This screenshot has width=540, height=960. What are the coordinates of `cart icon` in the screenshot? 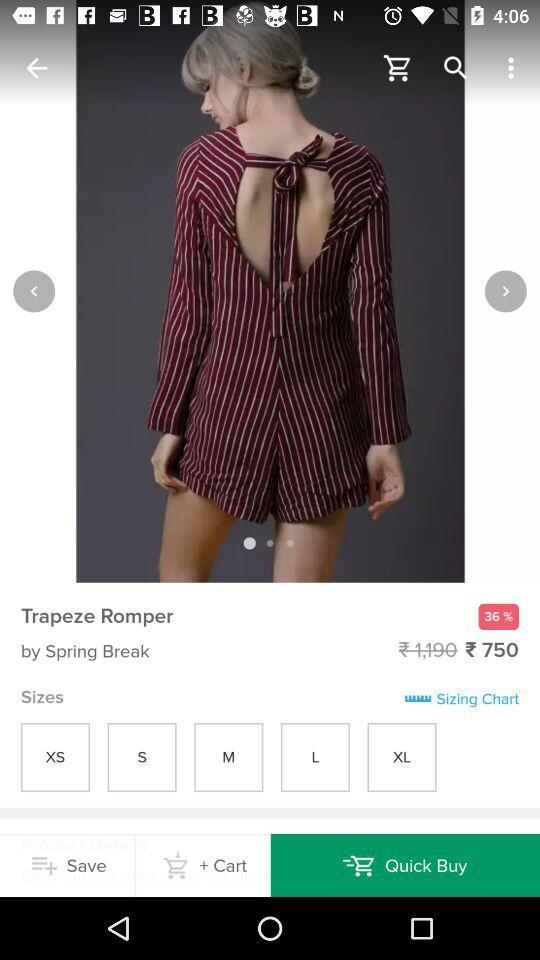 It's located at (398, 68).